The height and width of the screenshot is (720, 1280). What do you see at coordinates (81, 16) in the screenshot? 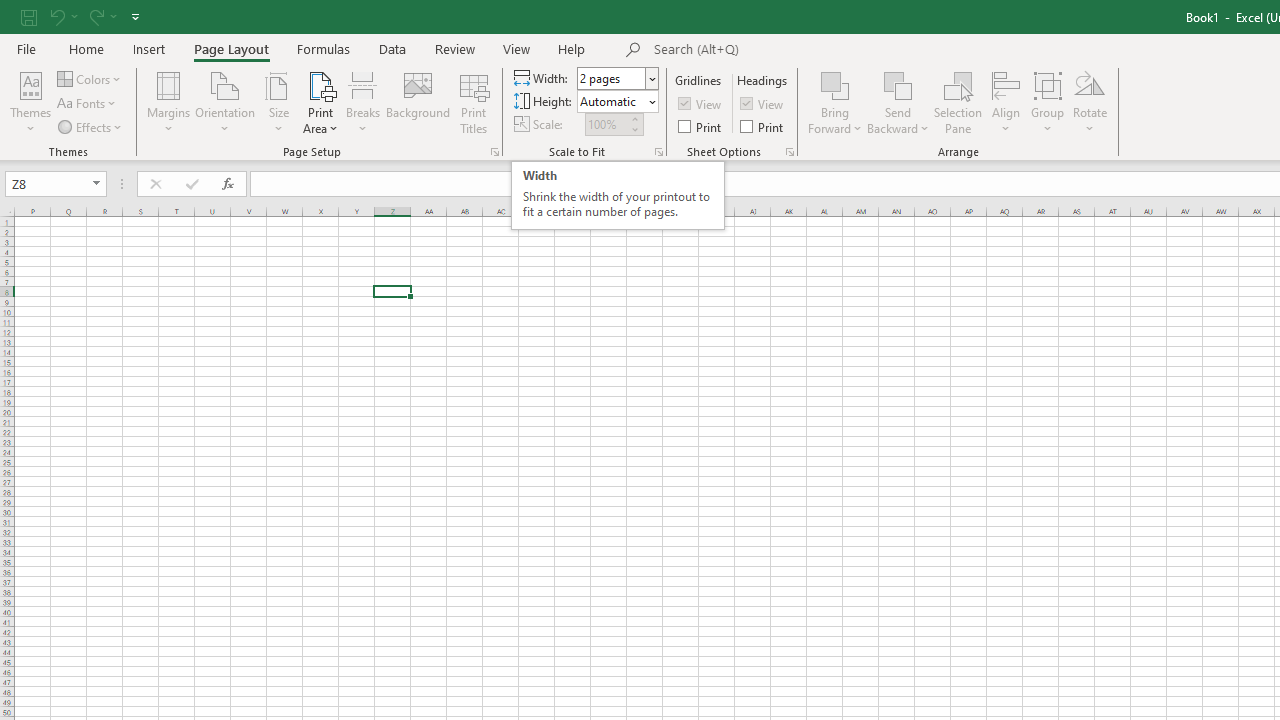
I see `'Quick Access Toolbar'` at bounding box center [81, 16].